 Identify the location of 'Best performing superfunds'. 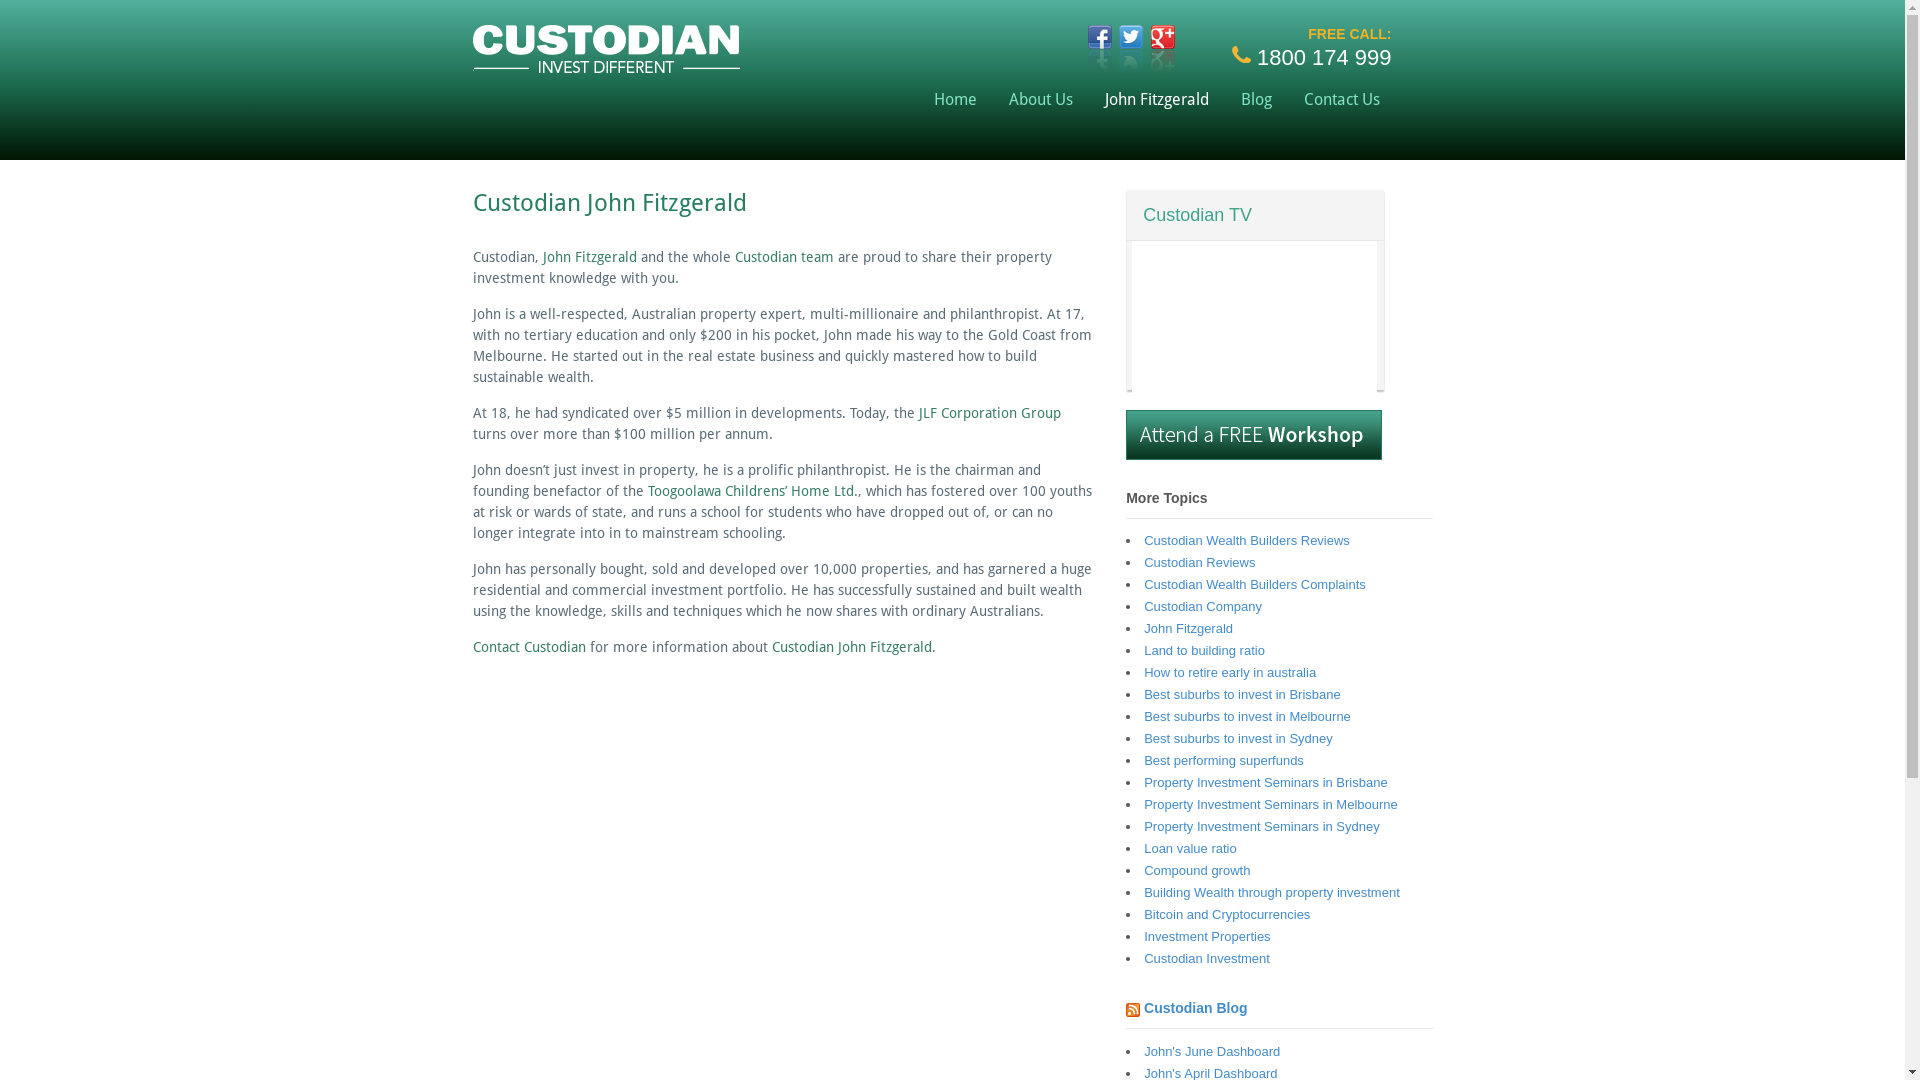
(1223, 760).